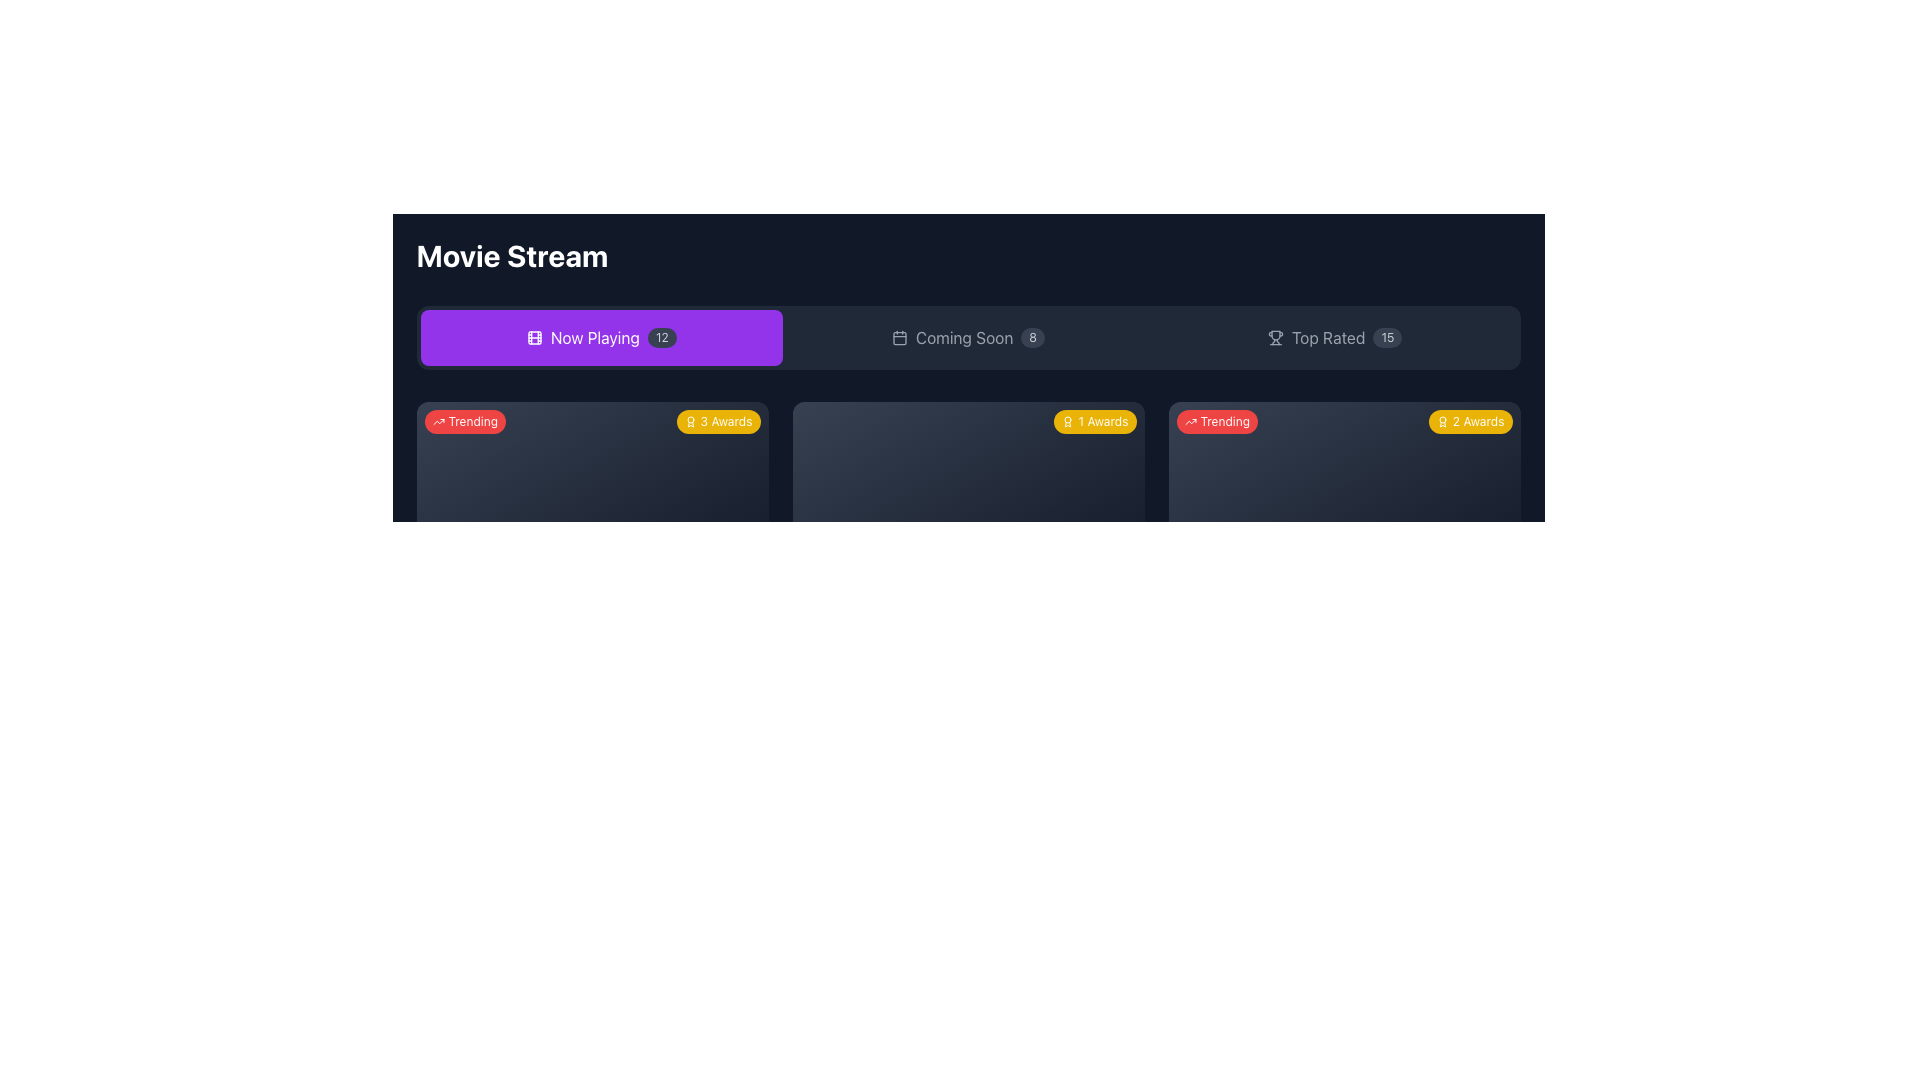 This screenshot has width=1920, height=1080. What do you see at coordinates (534, 337) in the screenshot?
I see `the small purple rectangle with rounded corners, part of the filmstrip icon located to the left of the 'Now Playing' button` at bounding box center [534, 337].